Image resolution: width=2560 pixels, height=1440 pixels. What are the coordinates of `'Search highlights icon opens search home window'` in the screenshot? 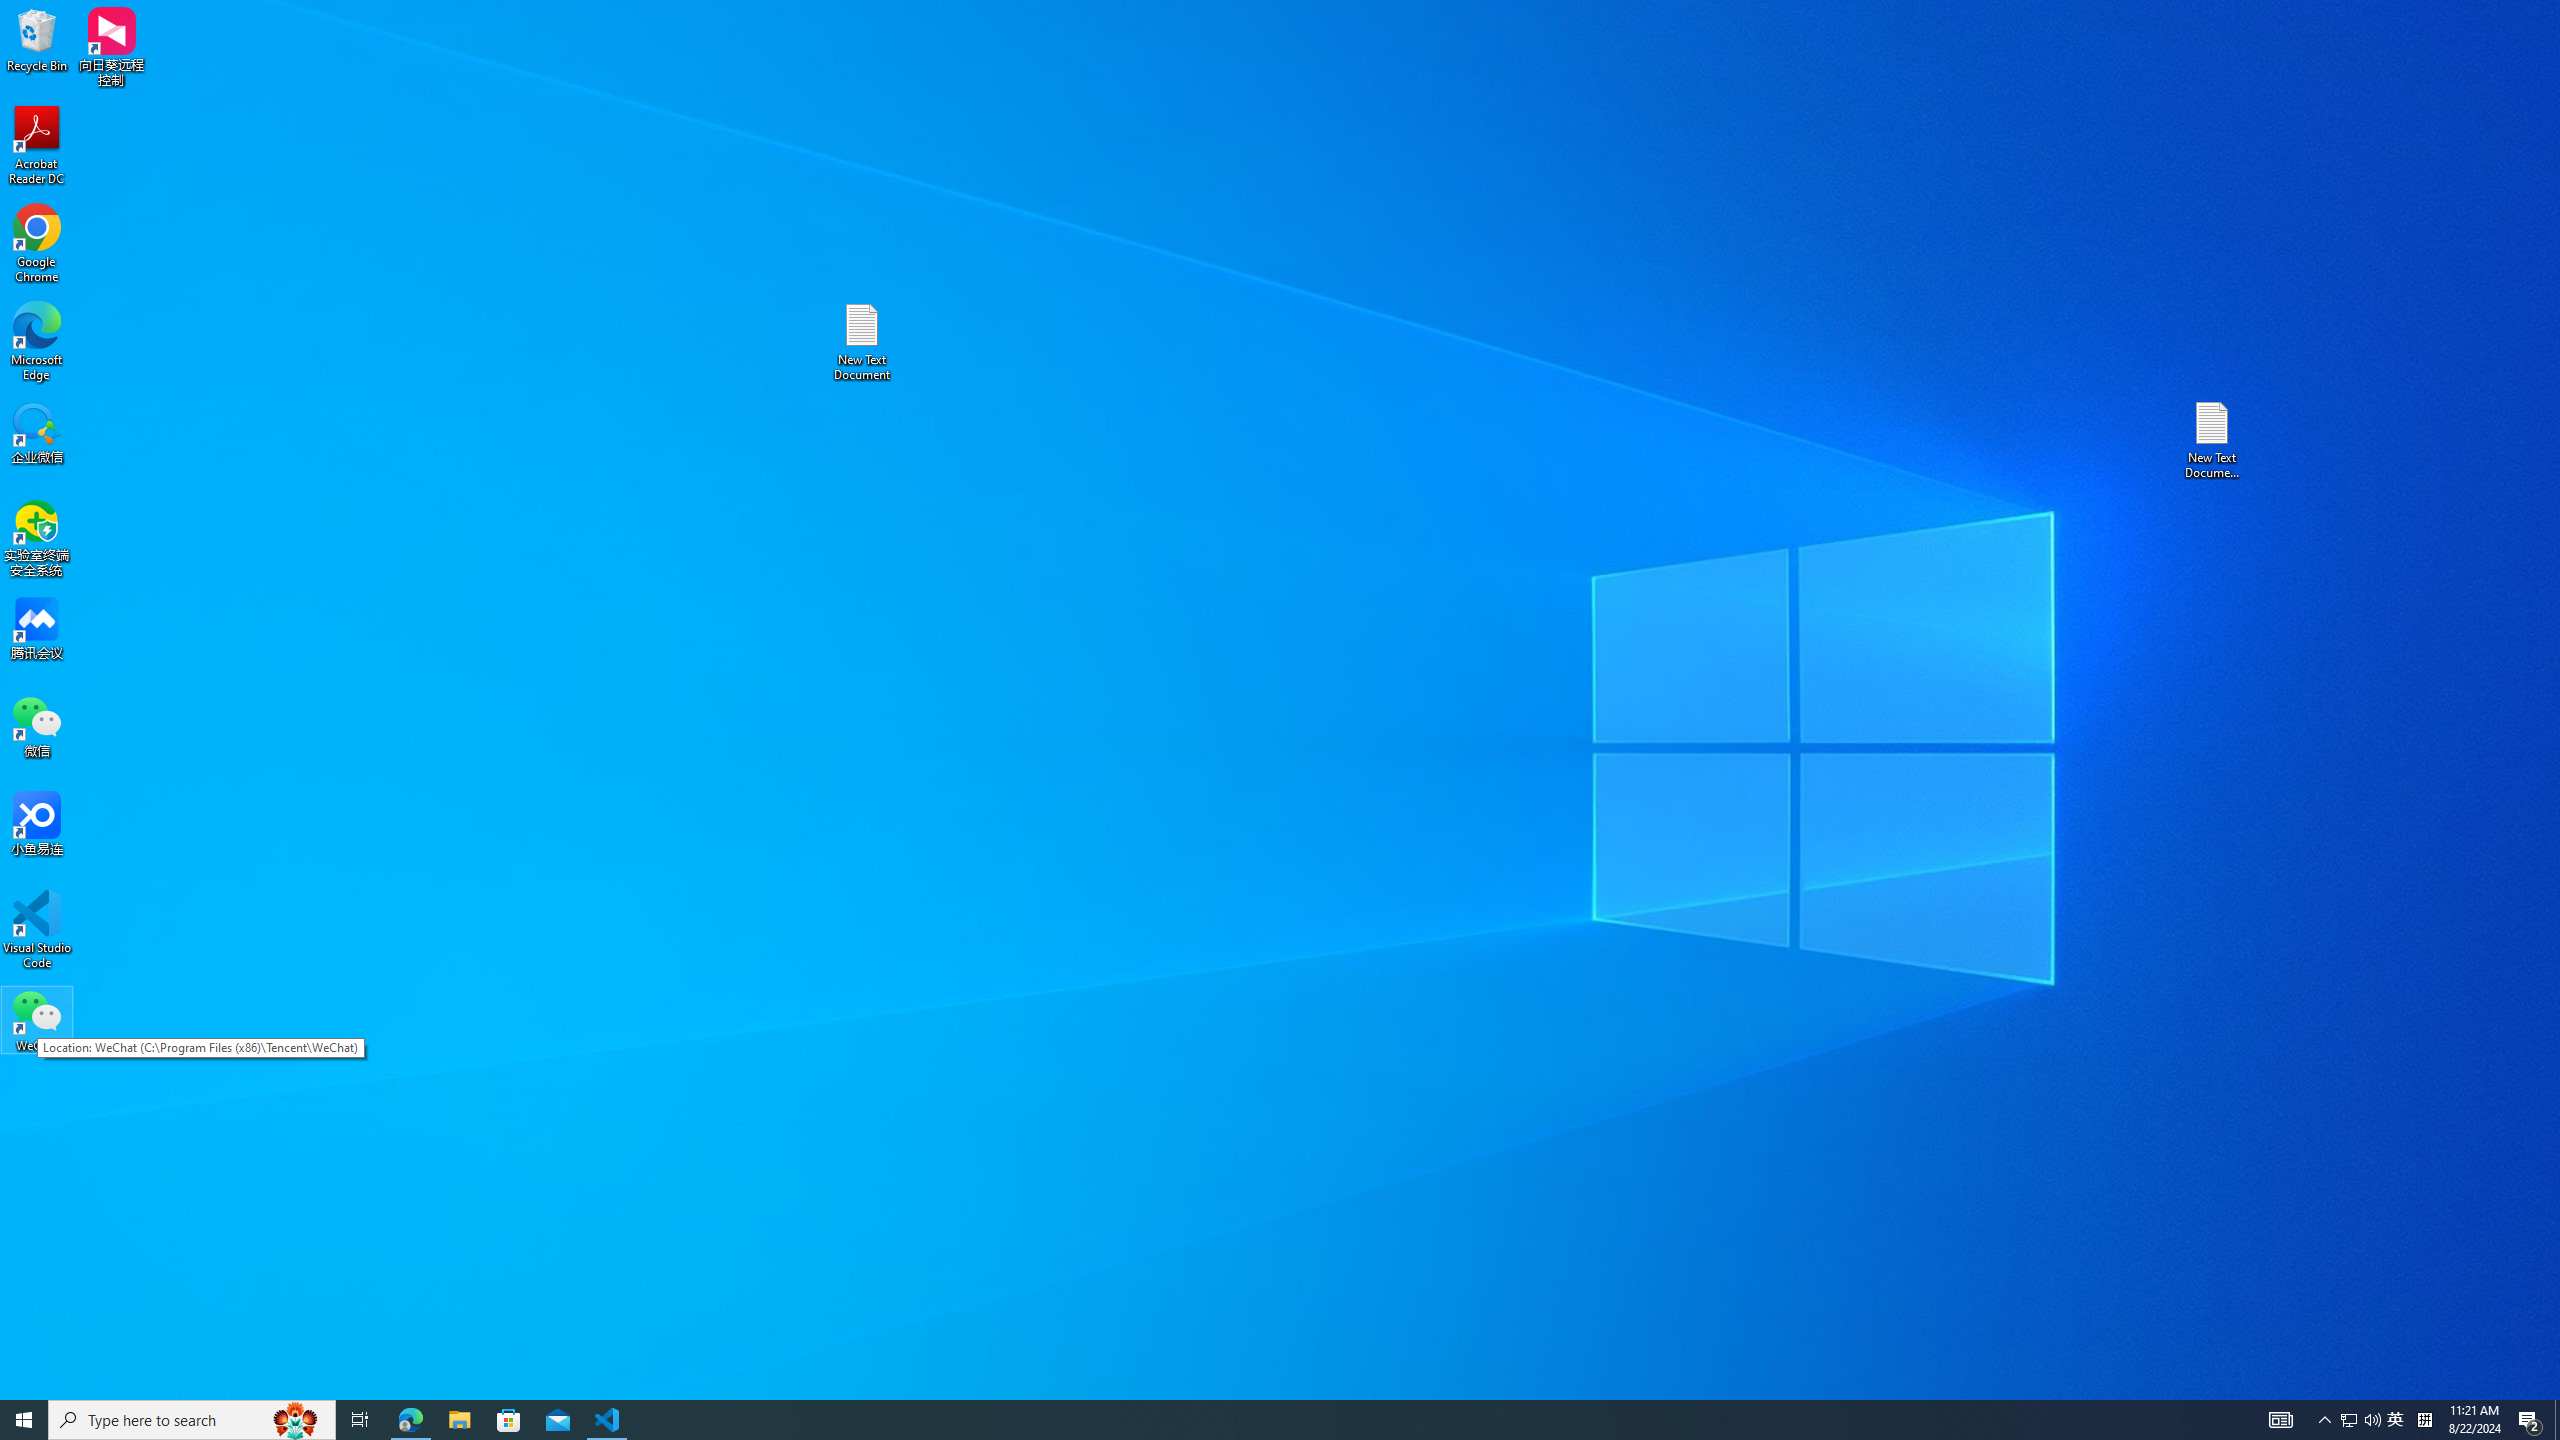 It's located at (294, 1418).